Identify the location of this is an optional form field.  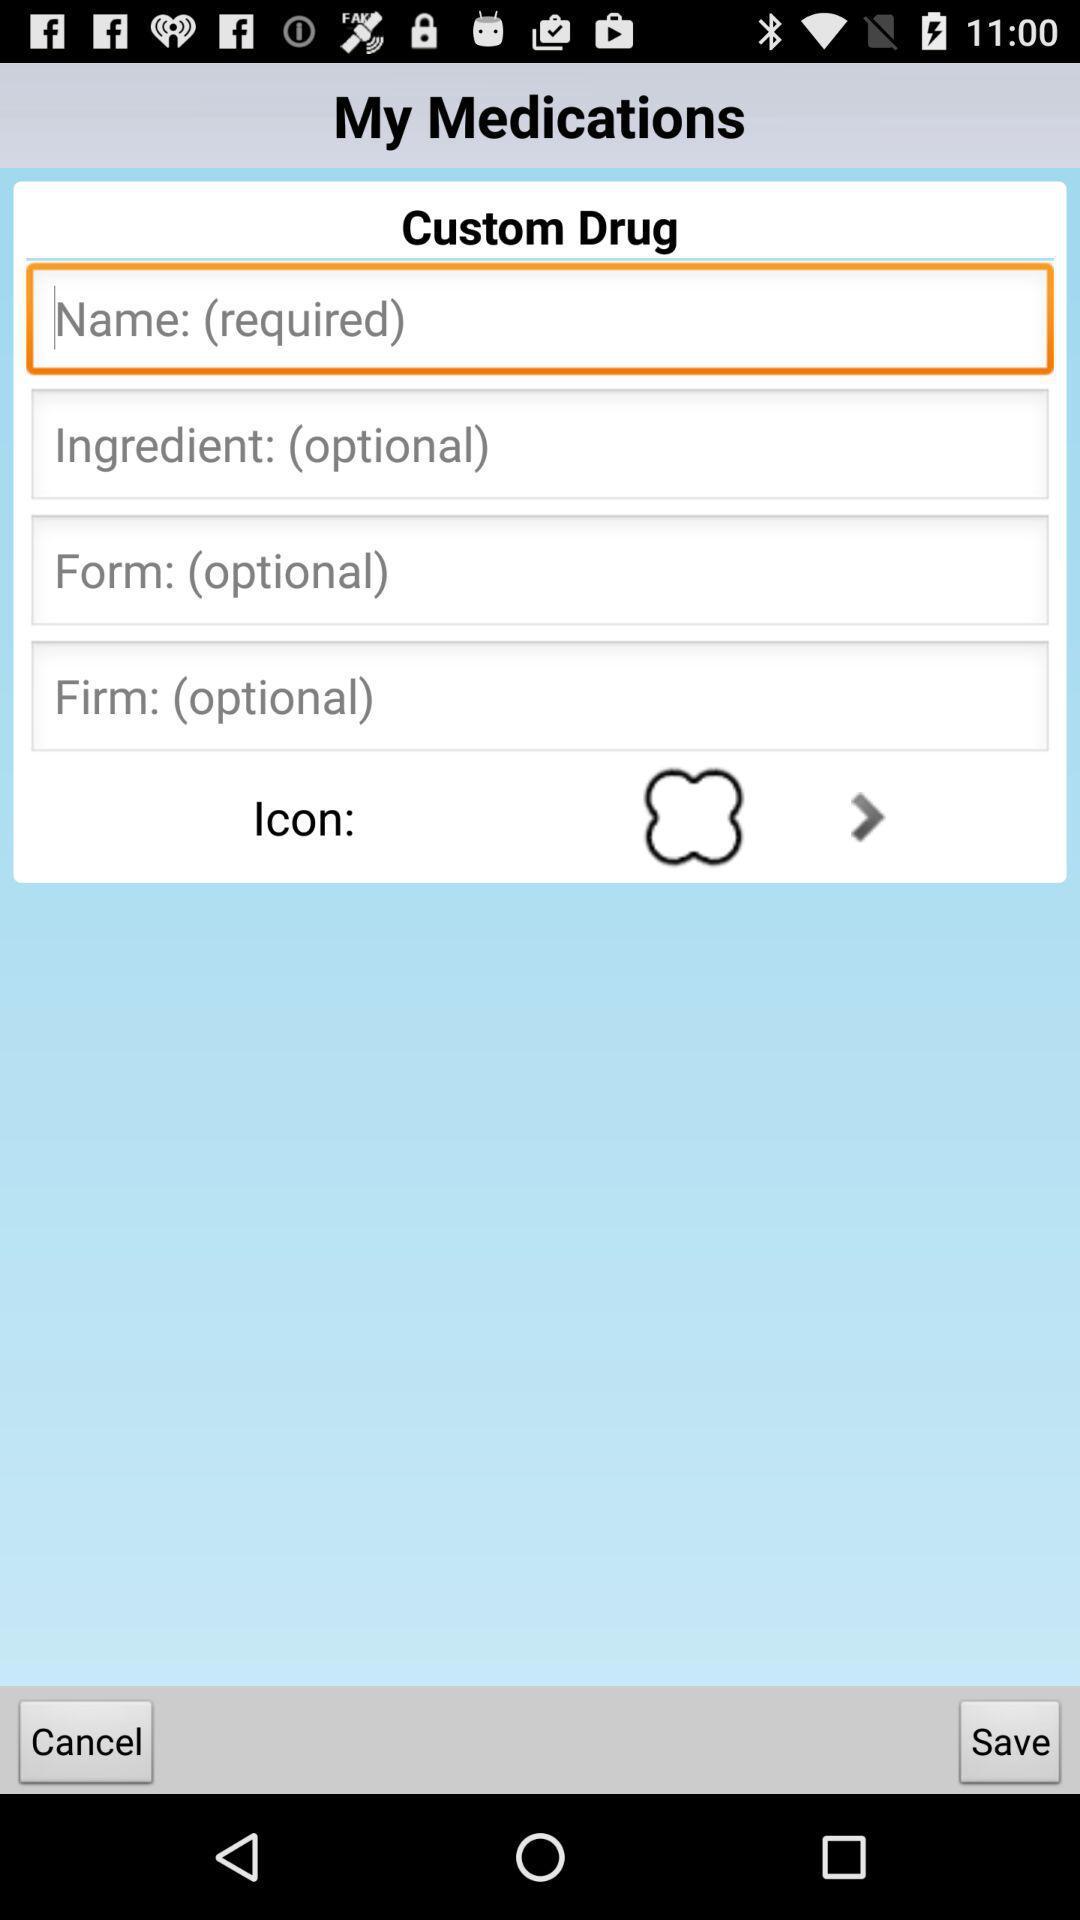
(540, 575).